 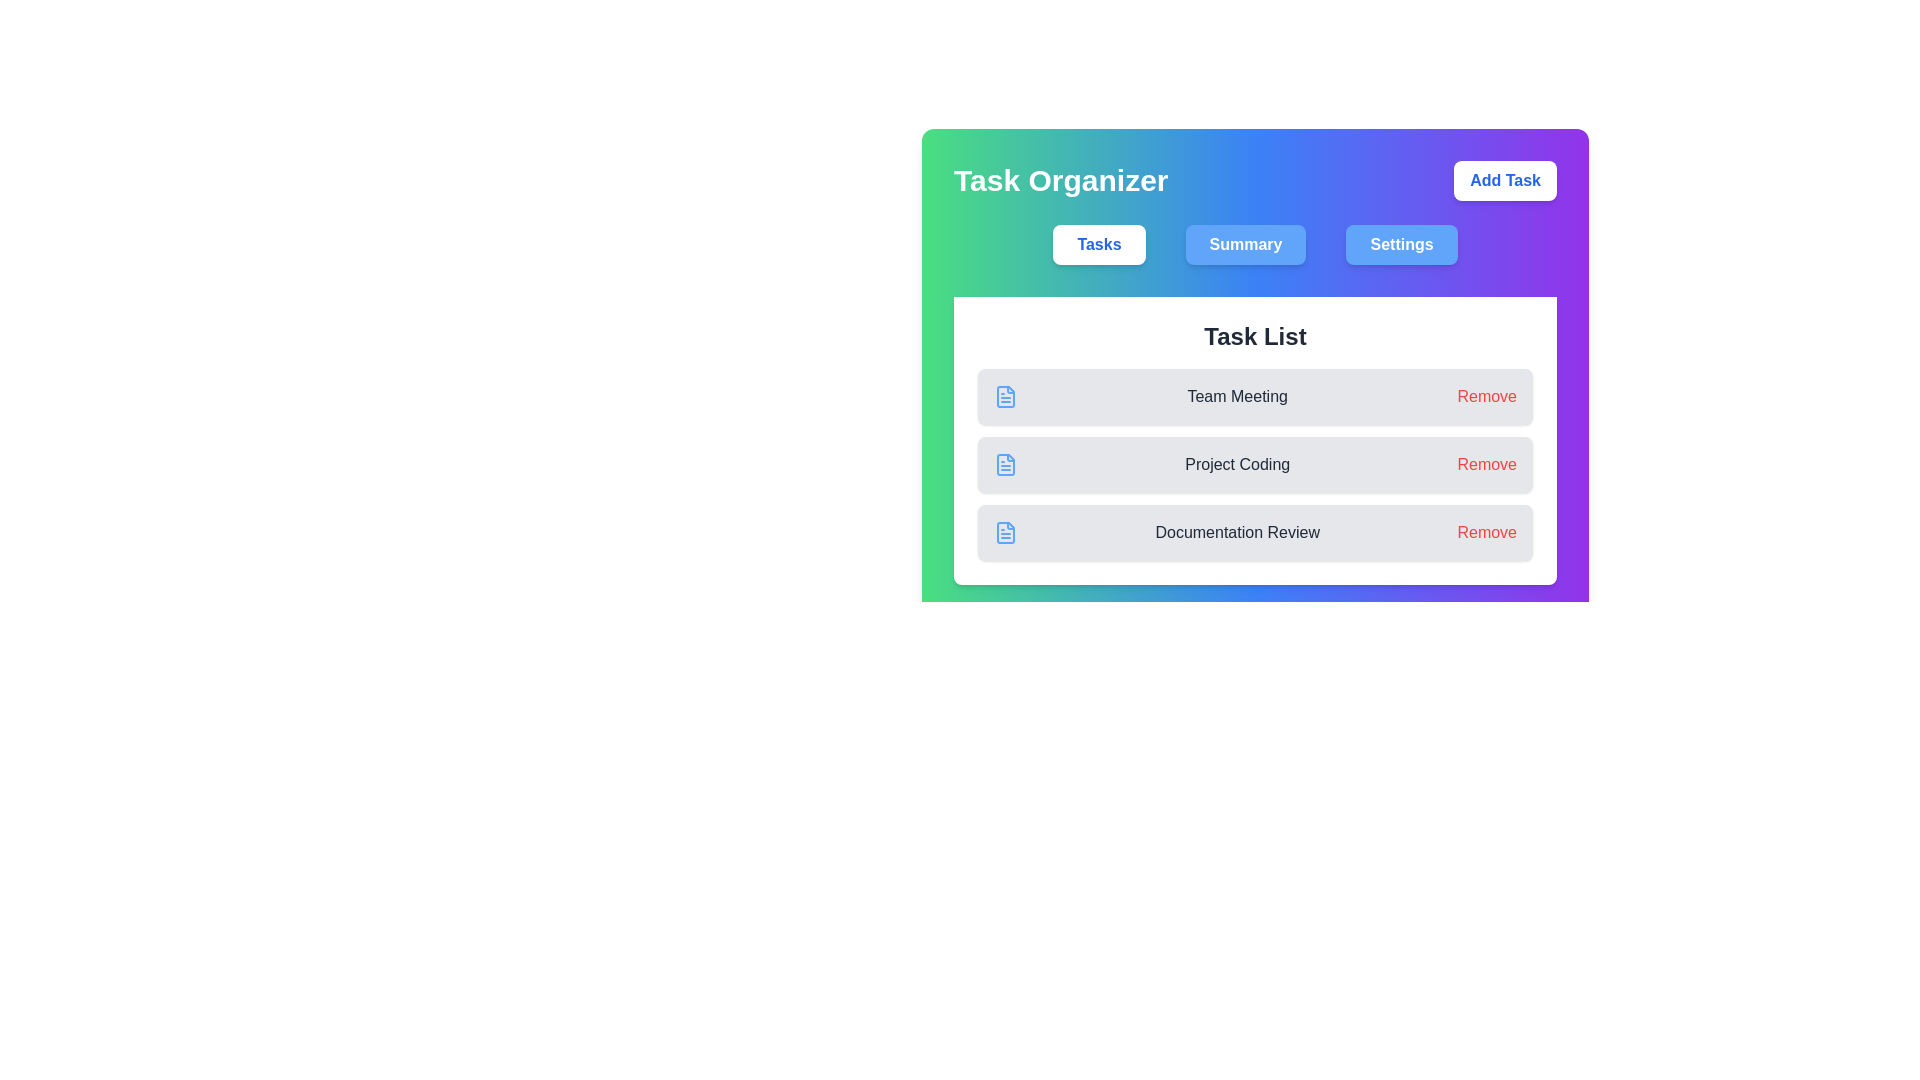 I want to click on the file icon related to the 'Team Meeting' task, which is the first icon in the task list section, so click(x=1006, y=397).